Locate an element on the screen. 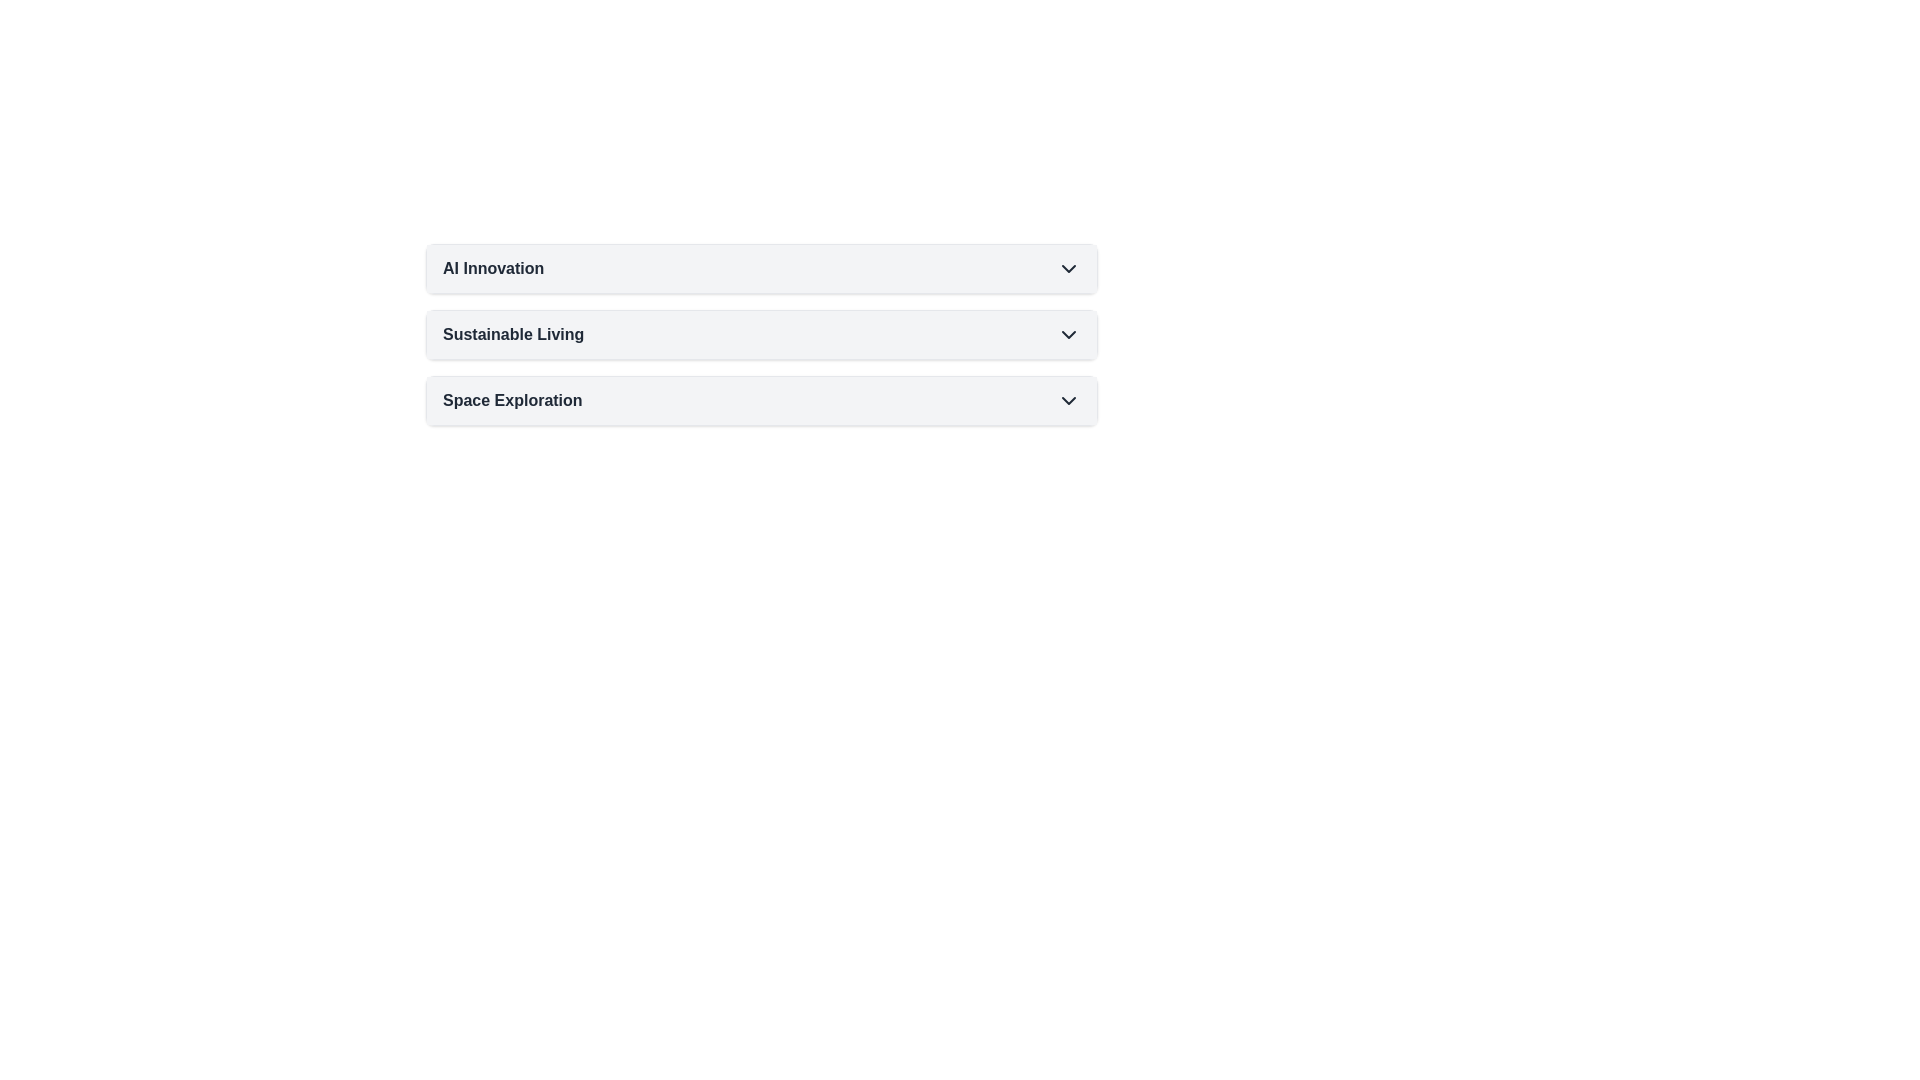 The image size is (1920, 1080). text label or heading located in the second section of a vertical list, positioned between 'AI Innovation' and 'Space Exploration' is located at coordinates (513, 334).